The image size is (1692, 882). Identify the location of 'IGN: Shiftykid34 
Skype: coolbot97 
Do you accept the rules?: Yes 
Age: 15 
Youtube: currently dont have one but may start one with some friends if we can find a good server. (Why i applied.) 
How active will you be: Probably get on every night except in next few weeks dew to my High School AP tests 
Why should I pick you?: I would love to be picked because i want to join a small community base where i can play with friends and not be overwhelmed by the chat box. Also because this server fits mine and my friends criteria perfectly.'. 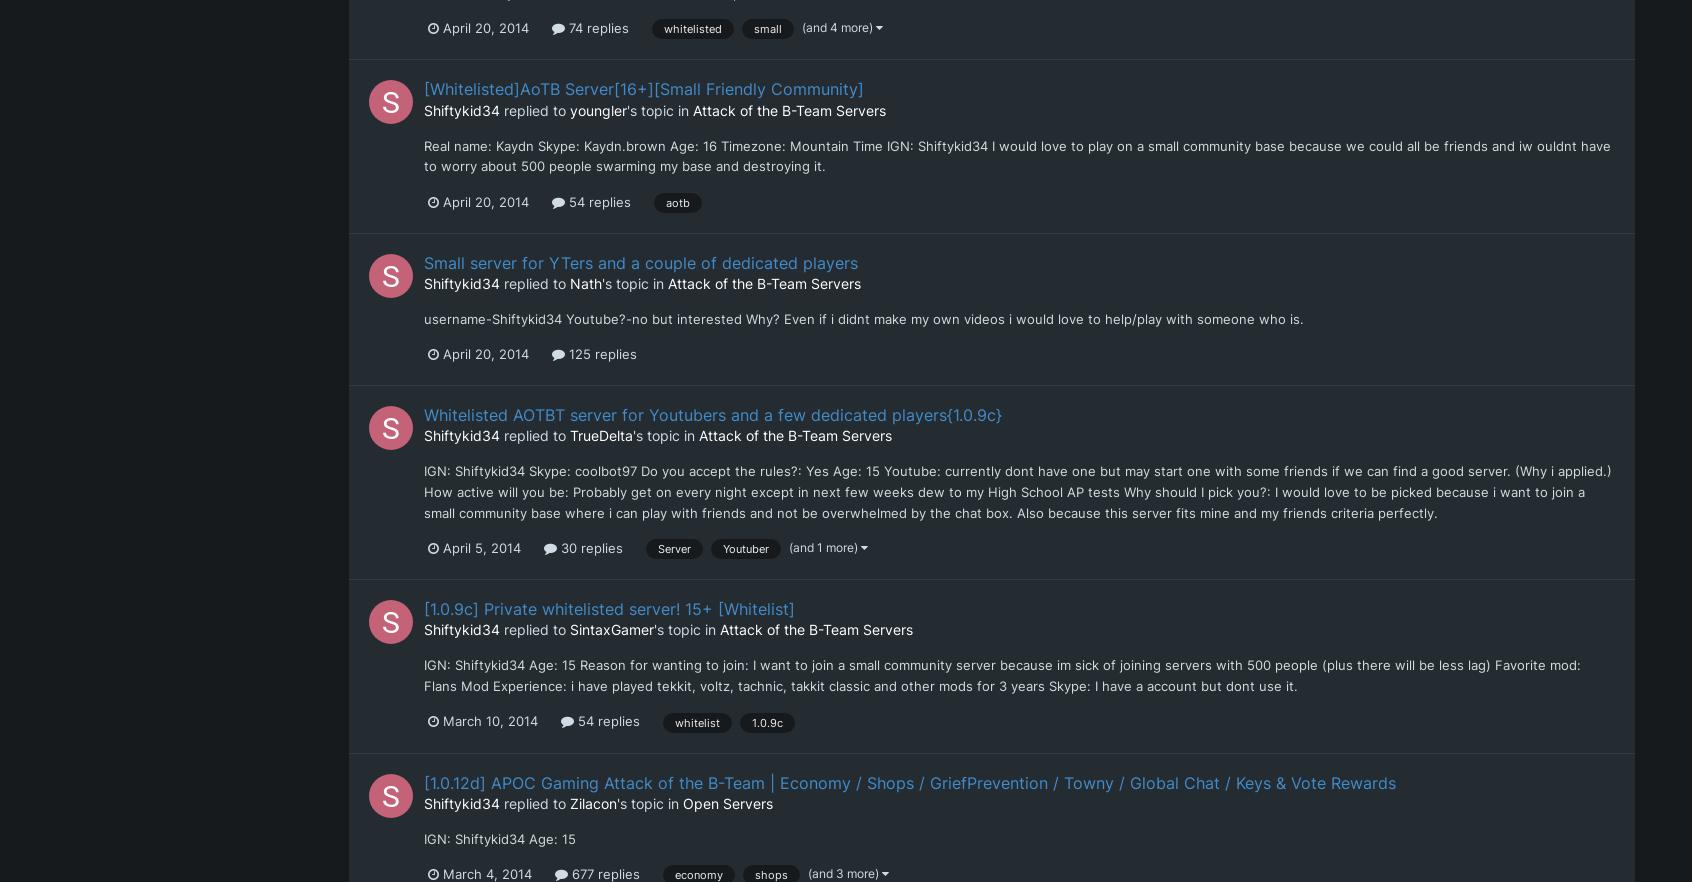
(423, 490).